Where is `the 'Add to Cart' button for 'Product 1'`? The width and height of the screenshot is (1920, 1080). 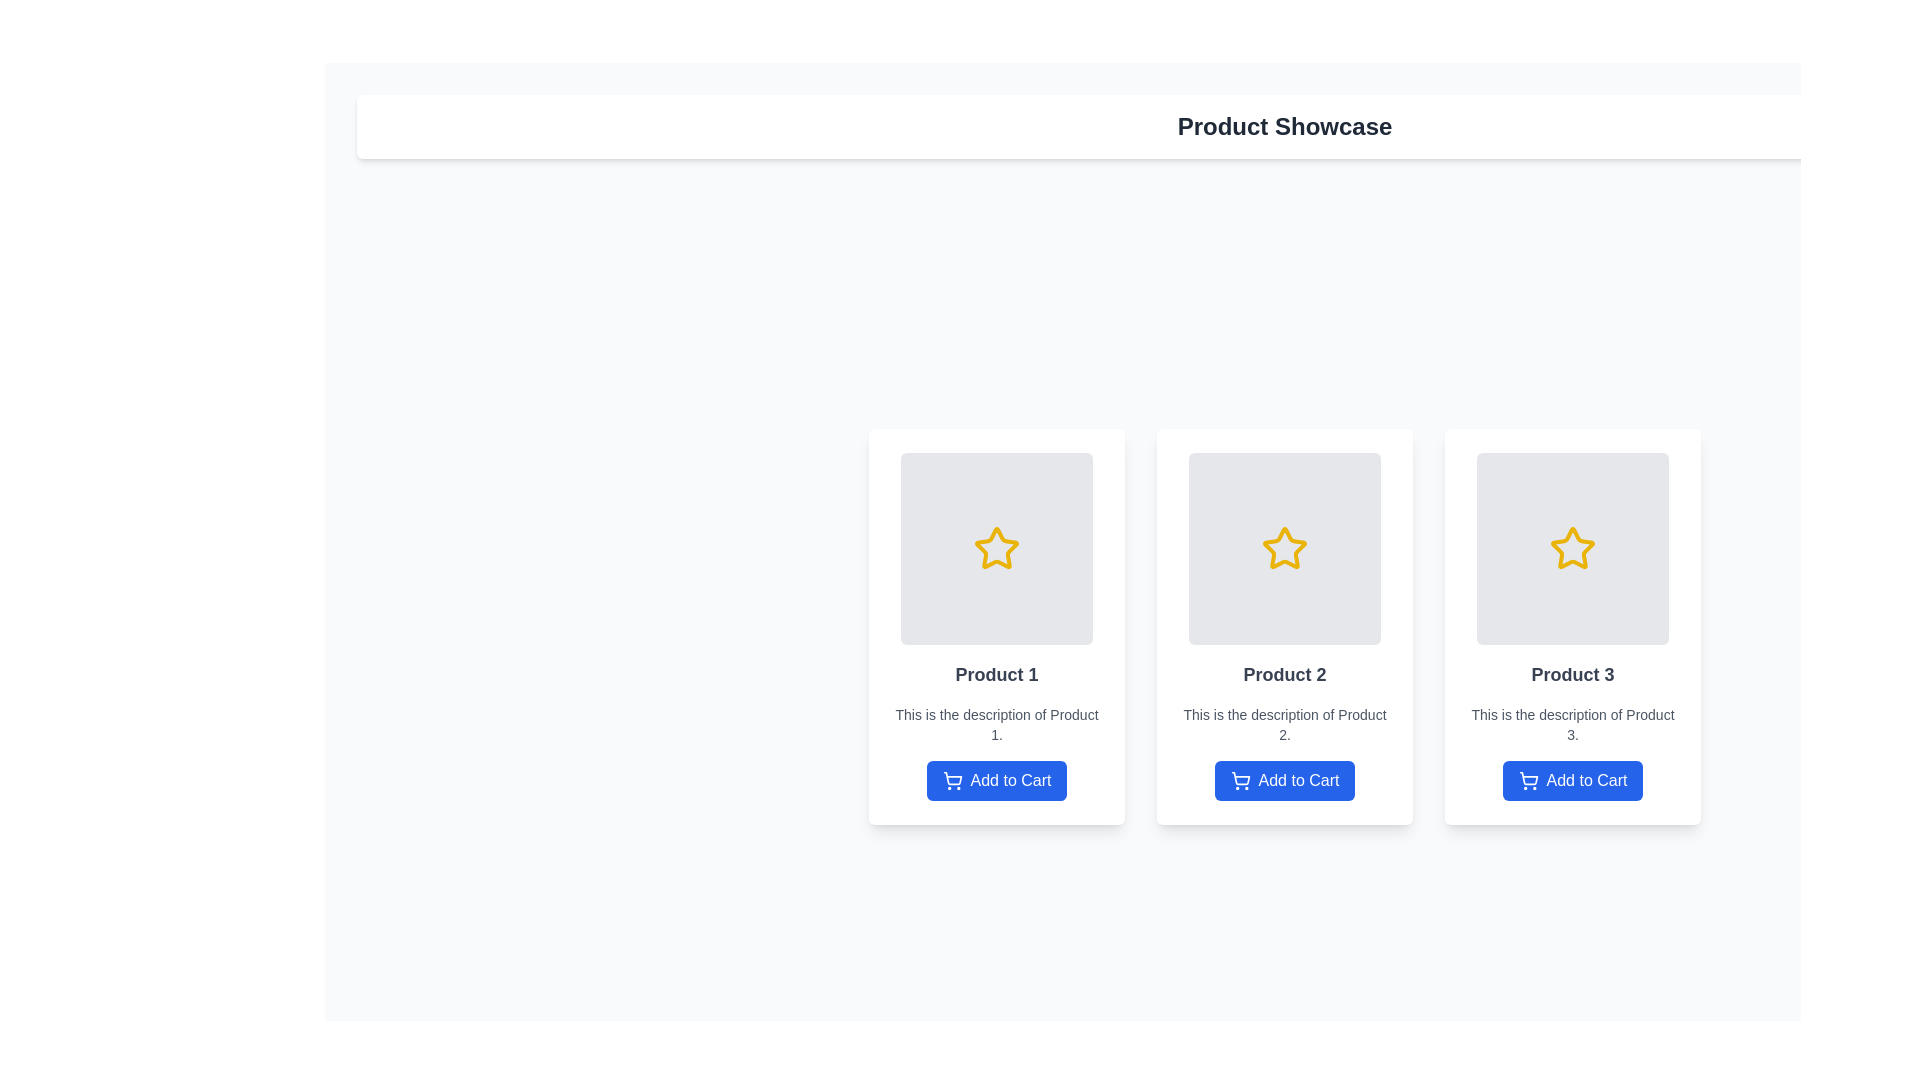
the 'Add to Cart' button for 'Product 1' is located at coordinates (997, 779).